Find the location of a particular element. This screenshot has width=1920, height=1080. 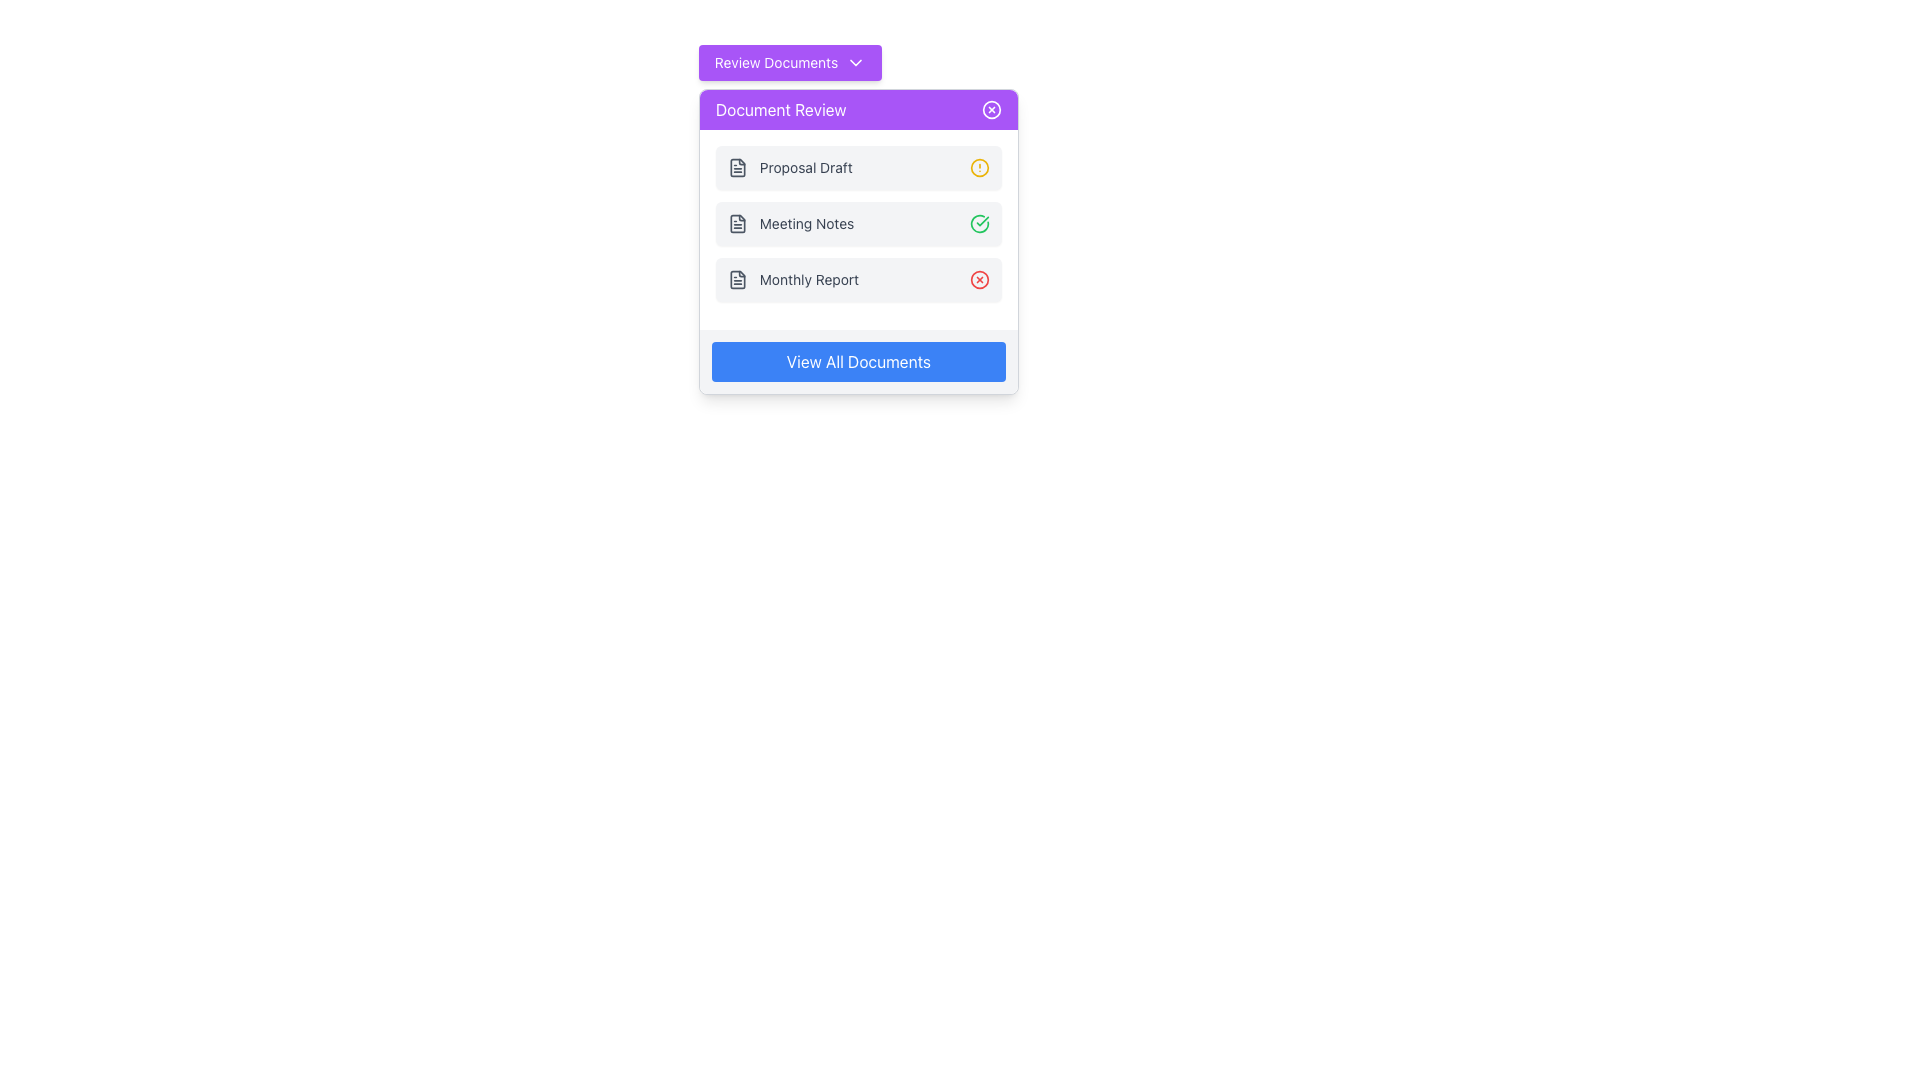

the circular button with a white border containing an 'X' shape, located in the top-right corner of the purple header labeled 'Document Review', to trigger tooltip or visual feedback is located at coordinates (991, 110).